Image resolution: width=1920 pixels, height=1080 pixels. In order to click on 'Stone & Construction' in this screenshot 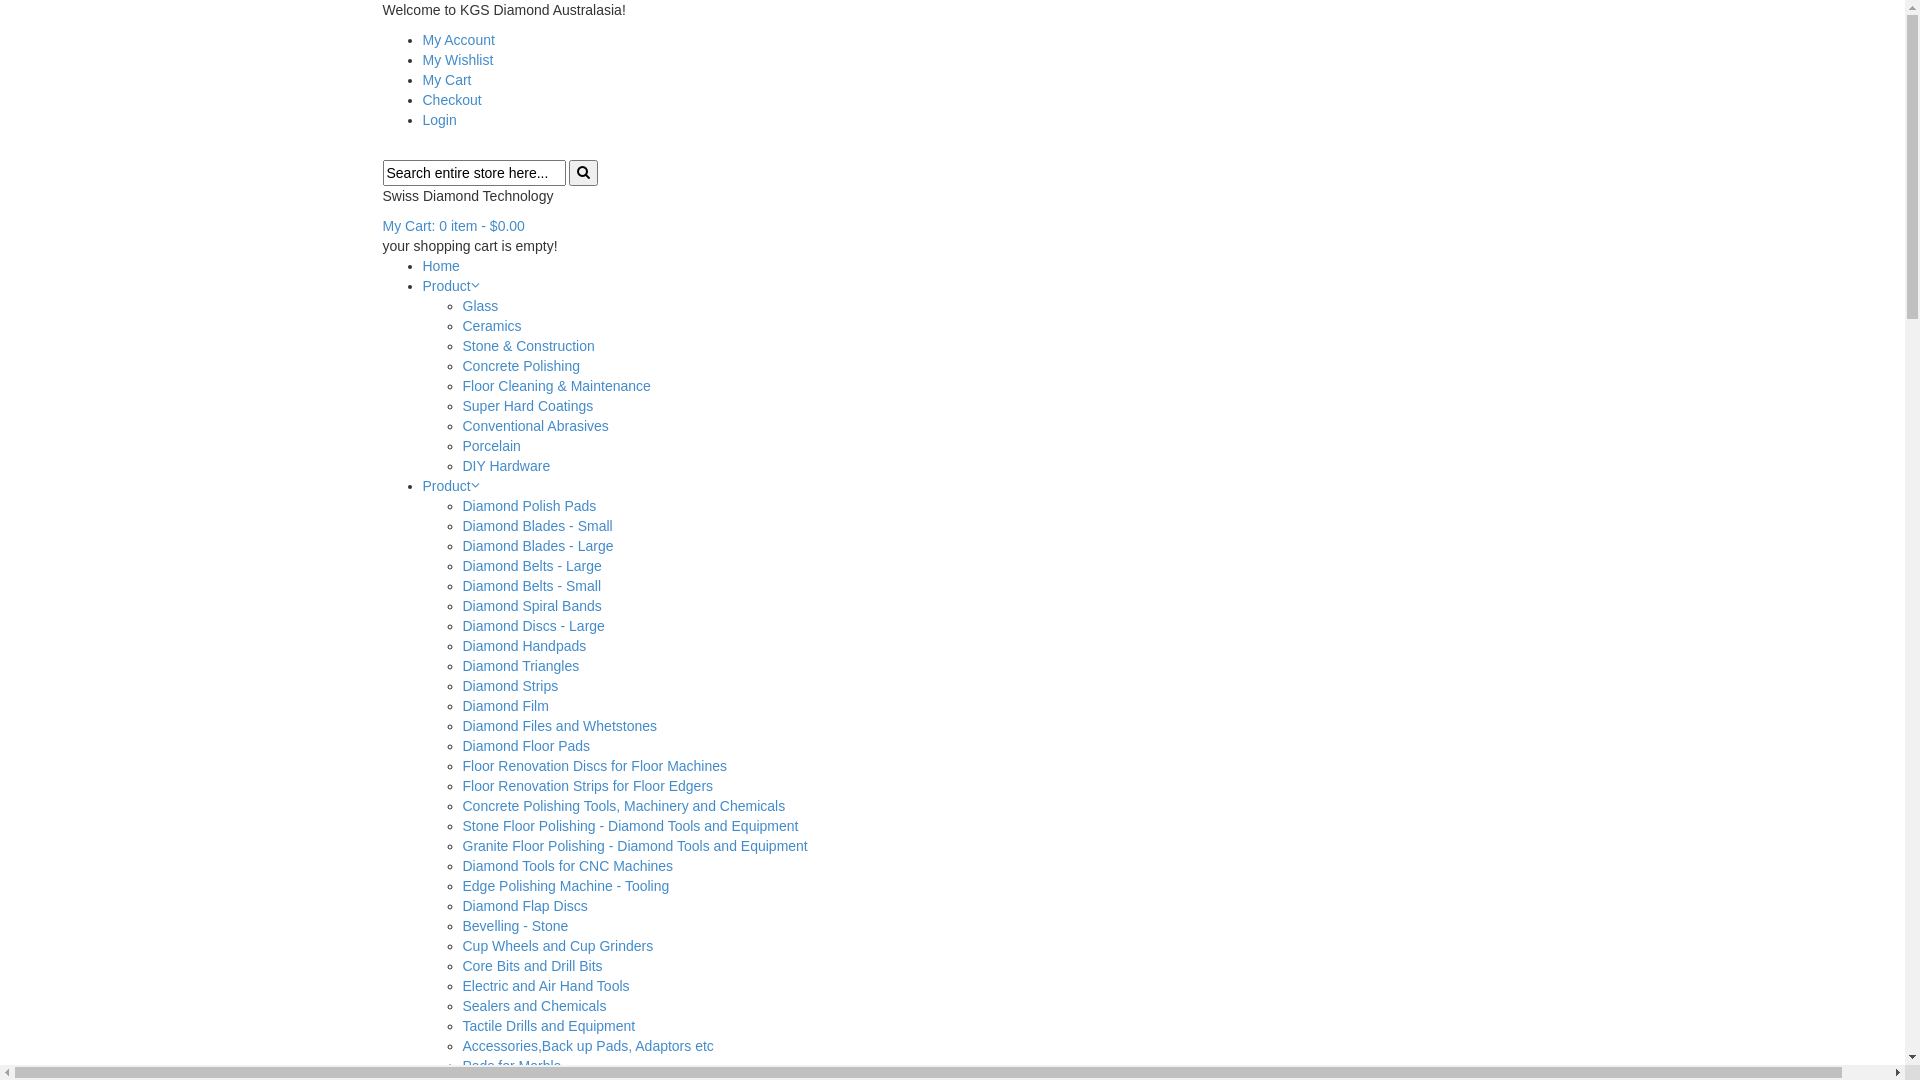, I will do `click(528, 345)`.